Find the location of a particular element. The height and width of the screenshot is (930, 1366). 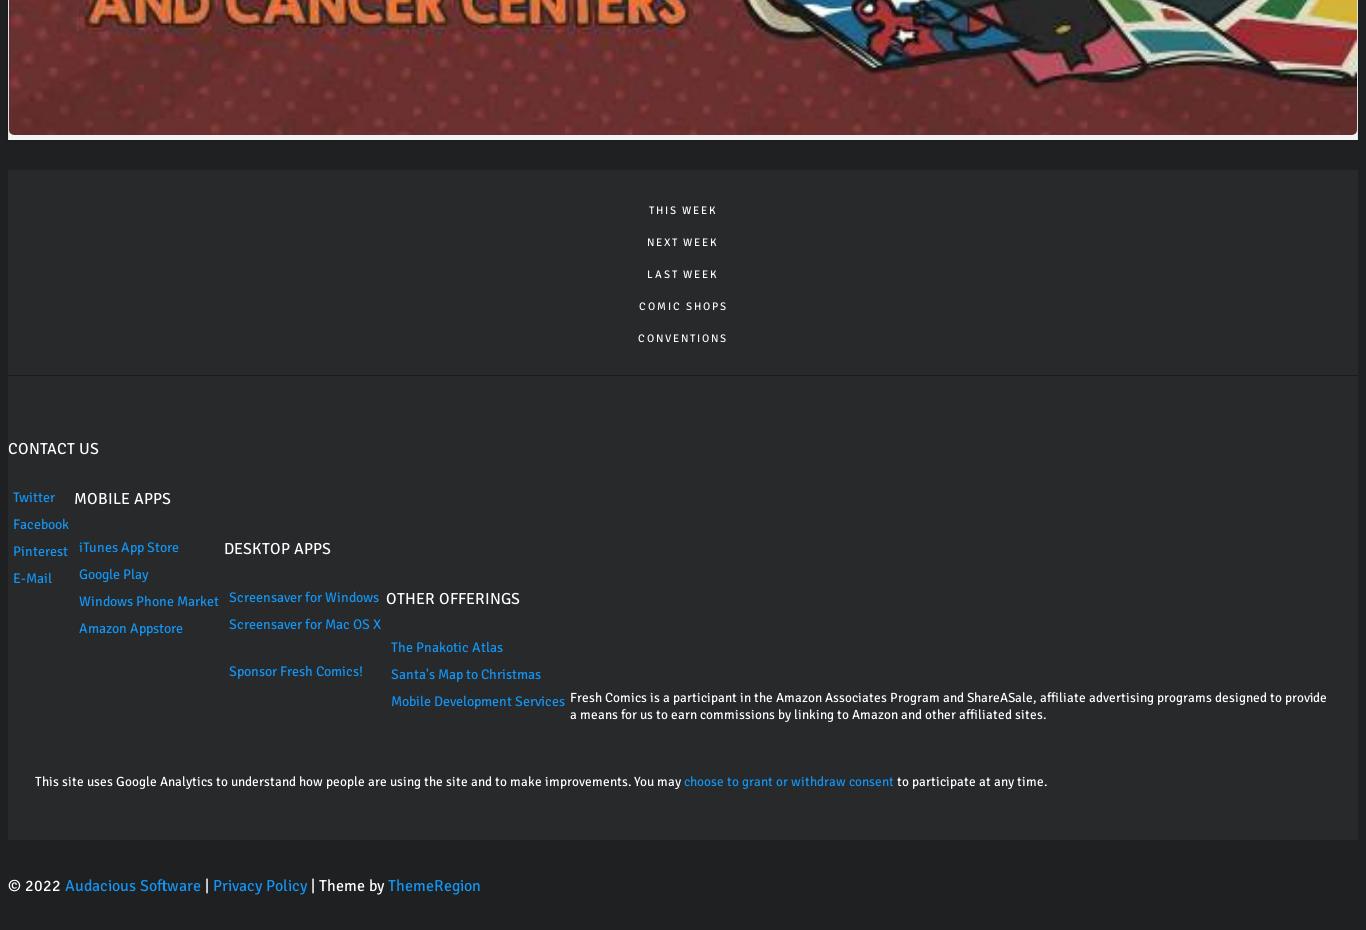

'© 2022' is located at coordinates (36, 884).